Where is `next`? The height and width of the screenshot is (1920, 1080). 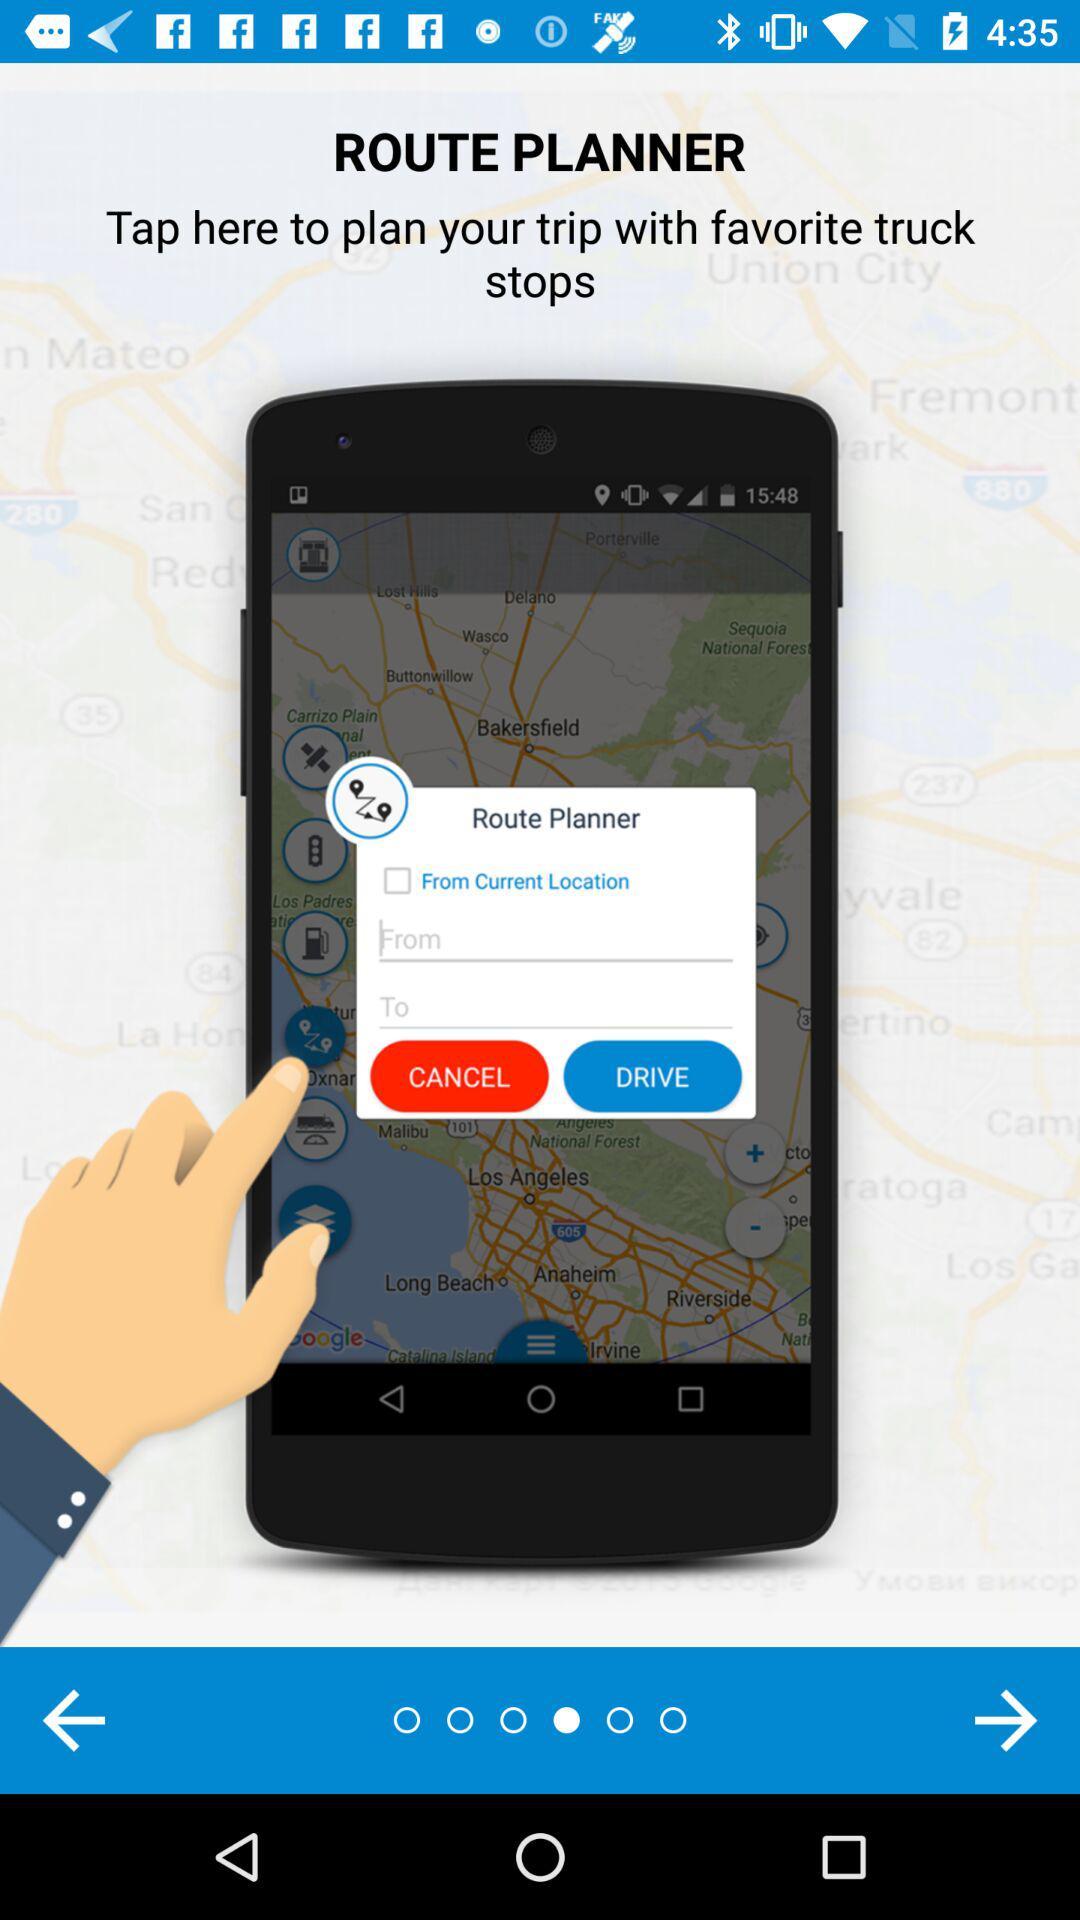 next is located at coordinates (1006, 1719).